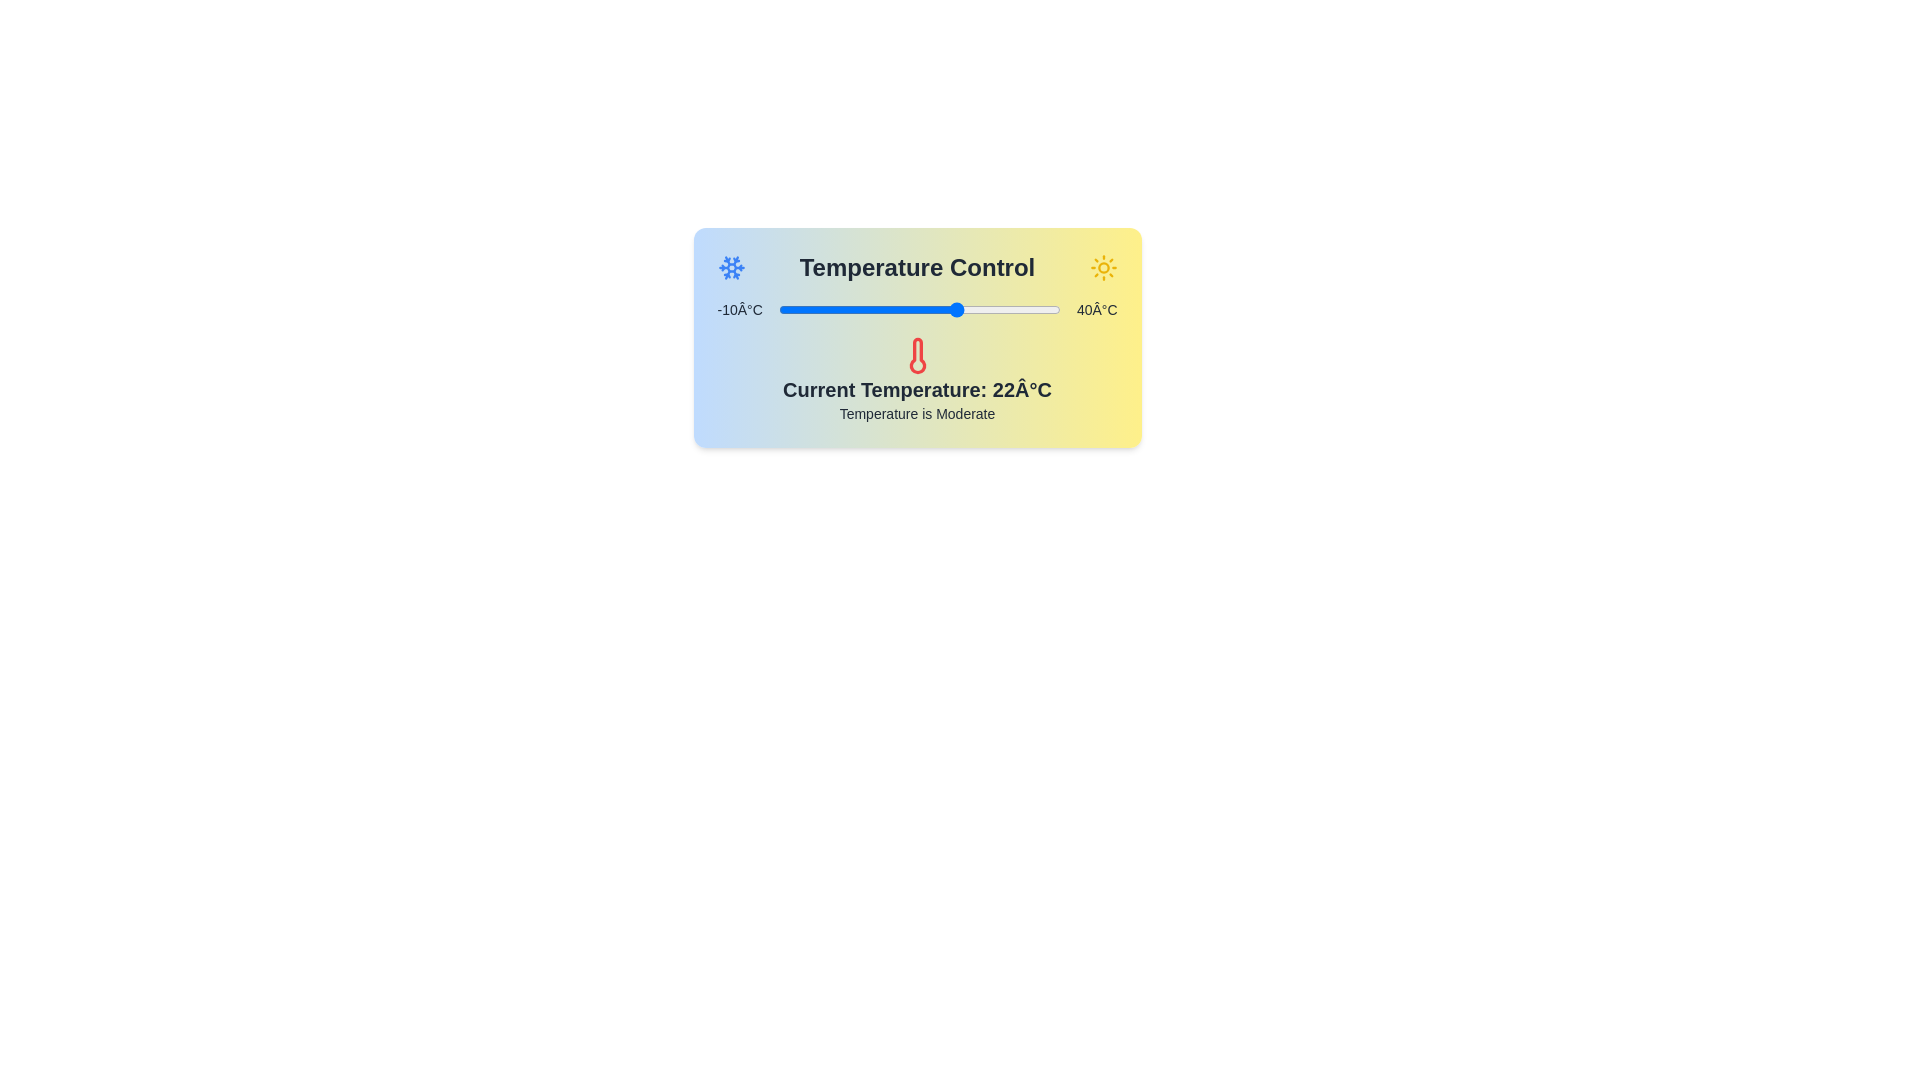 The image size is (1920, 1080). What do you see at coordinates (829, 309) in the screenshot?
I see `the slider to set the temperature to -1°C` at bounding box center [829, 309].